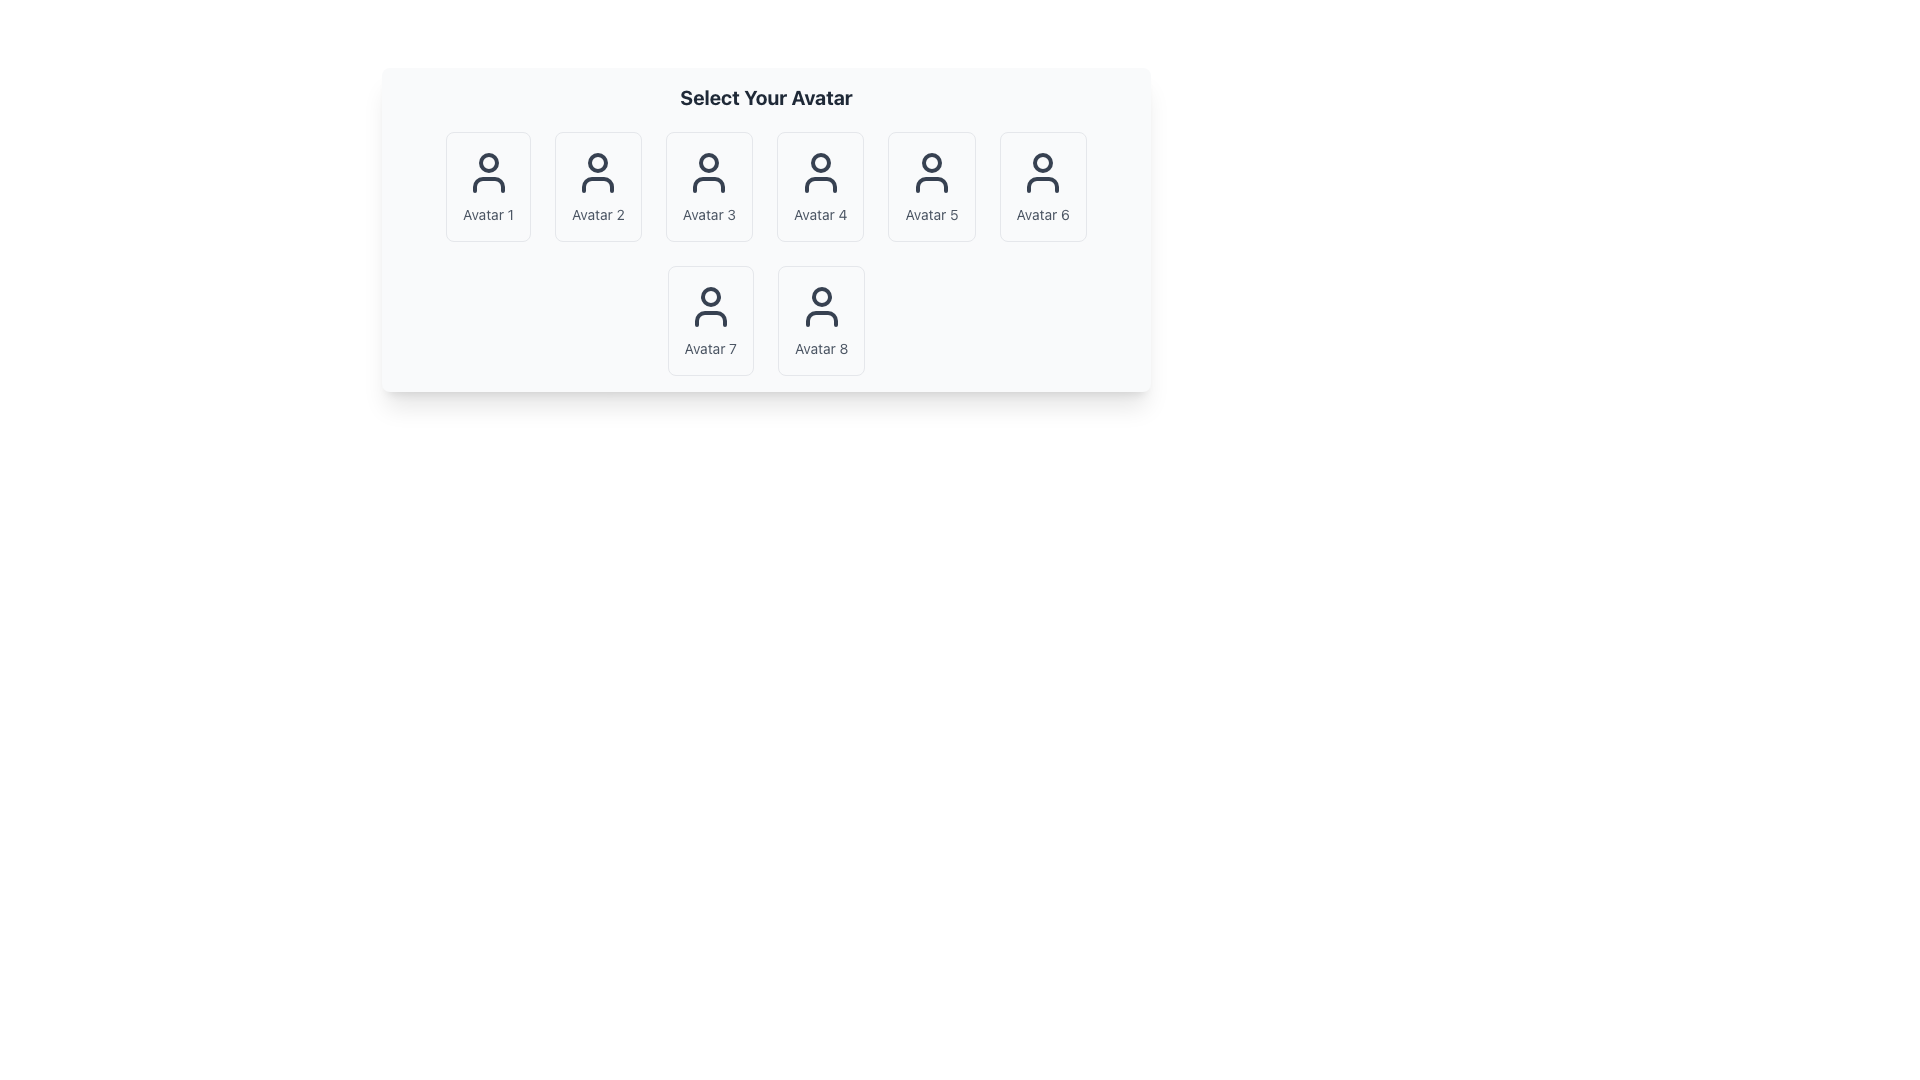 The height and width of the screenshot is (1080, 1920). What do you see at coordinates (820, 172) in the screenshot?
I see `the user avatar icon that is styled in dark gray and located above the text label 'Avatar 4' in the avatar selection section` at bounding box center [820, 172].